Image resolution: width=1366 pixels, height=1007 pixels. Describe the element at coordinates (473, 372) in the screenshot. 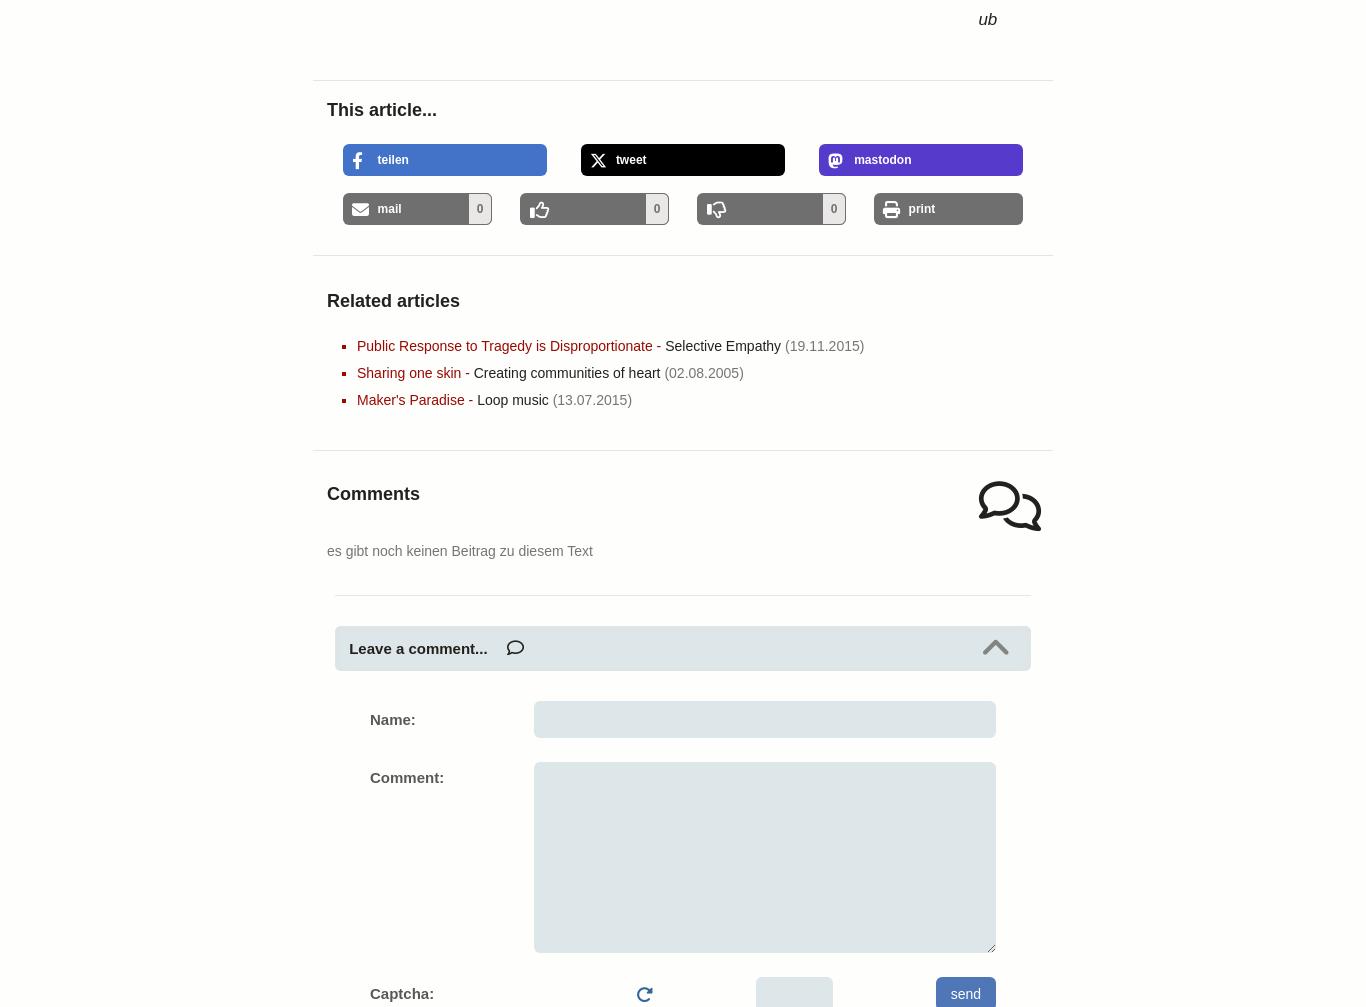

I see `'Creating communities of heart'` at that location.